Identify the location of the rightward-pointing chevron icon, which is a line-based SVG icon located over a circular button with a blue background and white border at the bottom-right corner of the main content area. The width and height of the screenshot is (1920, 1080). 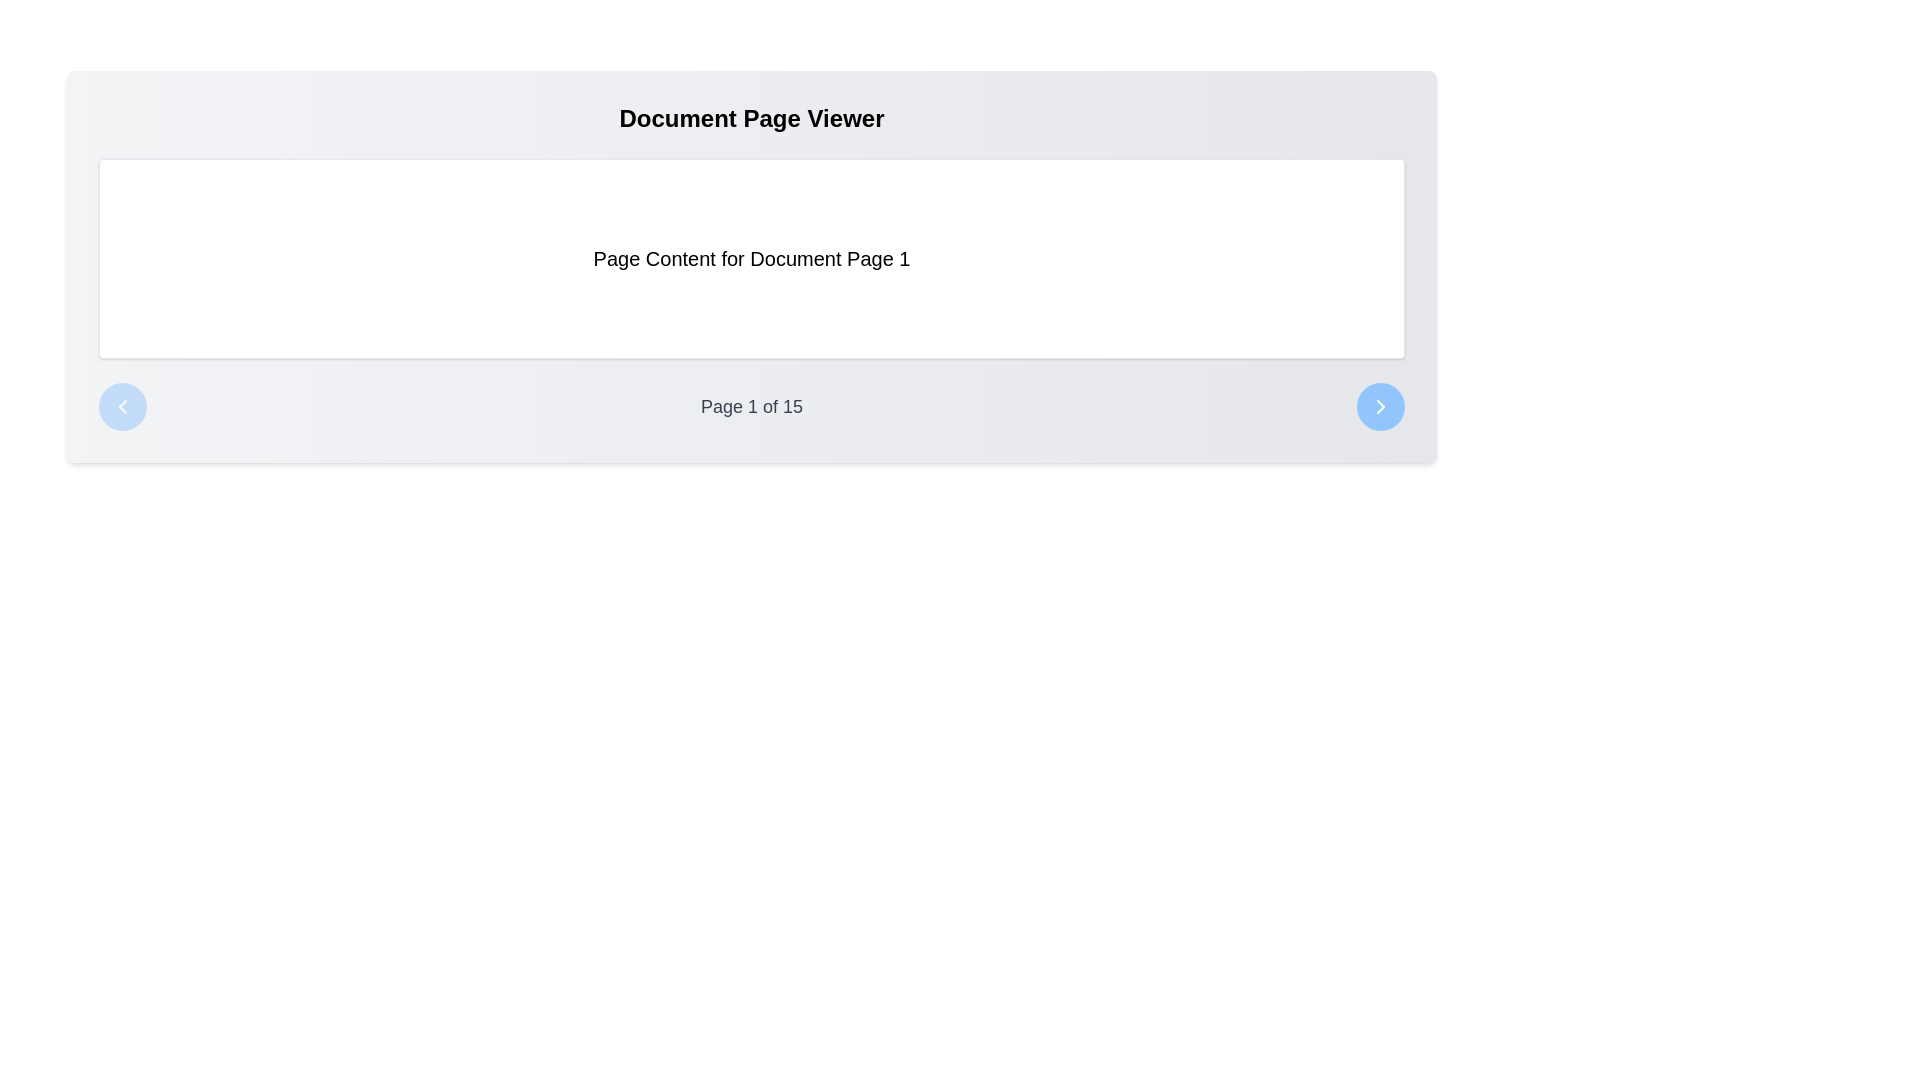
(1380, 406).